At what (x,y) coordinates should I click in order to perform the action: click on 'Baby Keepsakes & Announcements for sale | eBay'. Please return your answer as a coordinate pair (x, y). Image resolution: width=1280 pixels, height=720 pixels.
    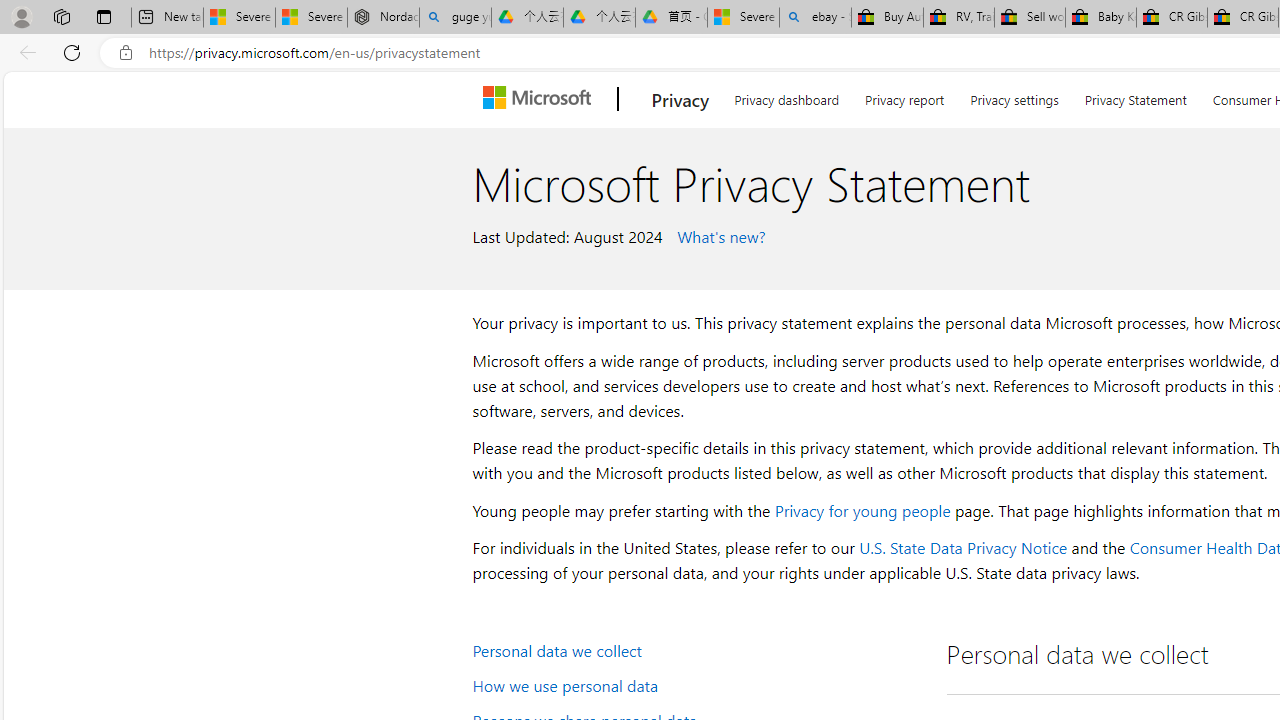
    Looking at the image, I should click on (1100, 17).